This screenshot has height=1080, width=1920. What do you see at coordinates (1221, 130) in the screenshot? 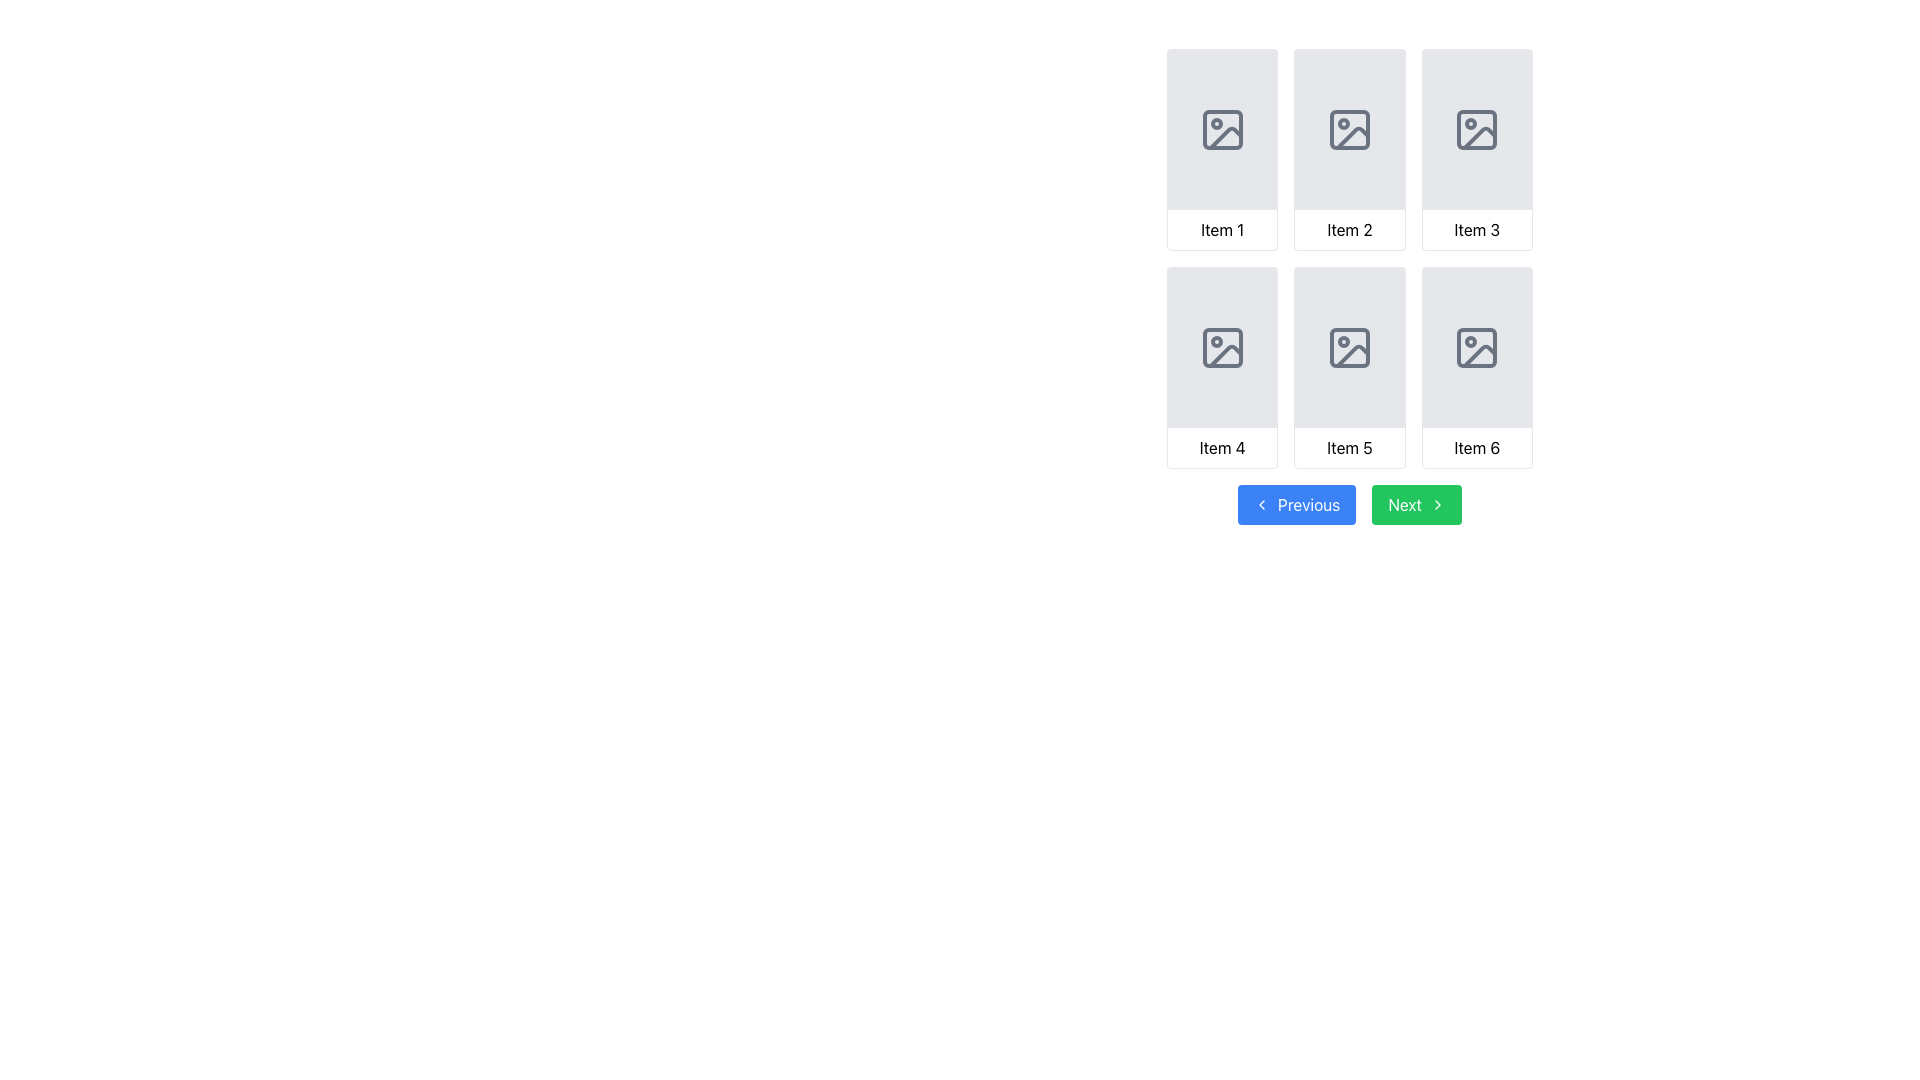
I see `the image placeholder icon located in the first column and first row of the two-row grid` at bounding box center [1221, 130].